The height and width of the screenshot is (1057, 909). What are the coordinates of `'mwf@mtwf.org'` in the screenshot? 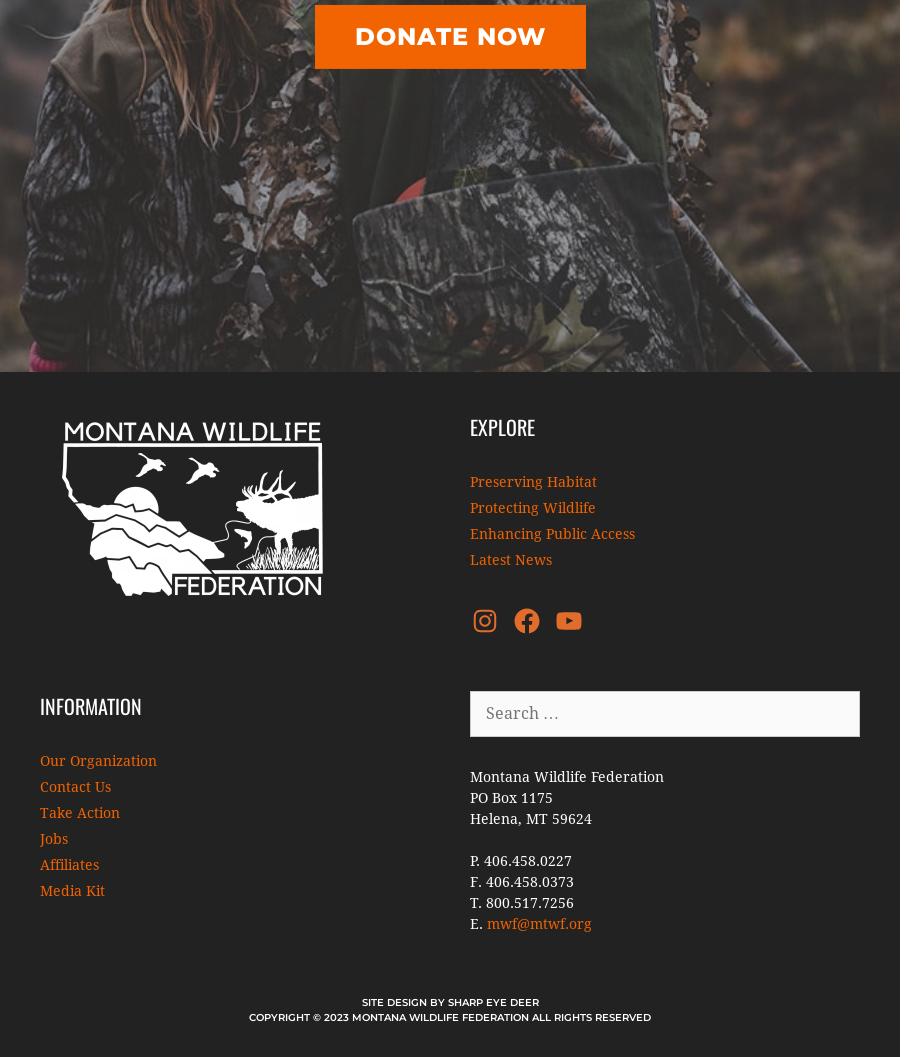 It's located at (539, 924).